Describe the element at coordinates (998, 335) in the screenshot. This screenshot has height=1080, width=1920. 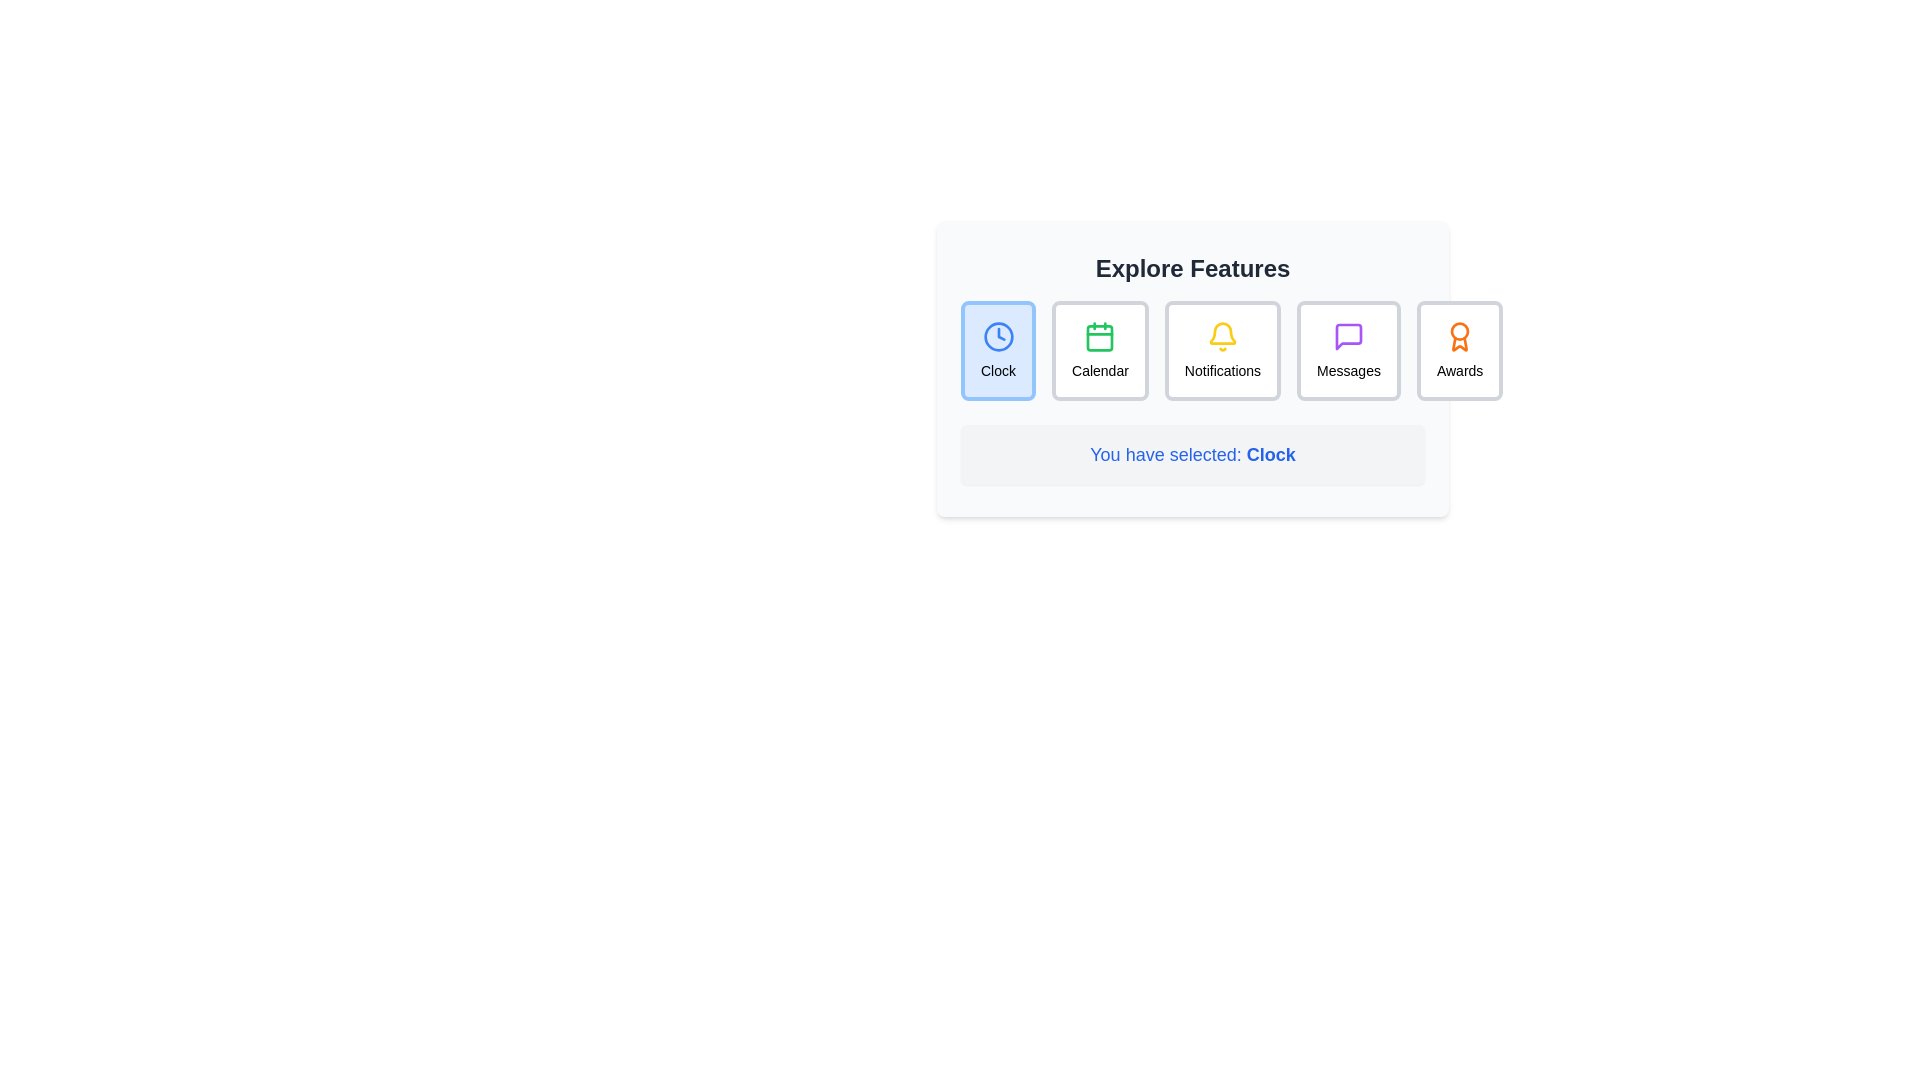
I see `the outer boundary of the clock icon representing the 'Clock' feature, which is part of the first item in the row of feature buttons under 'Explore Features'` at that location.